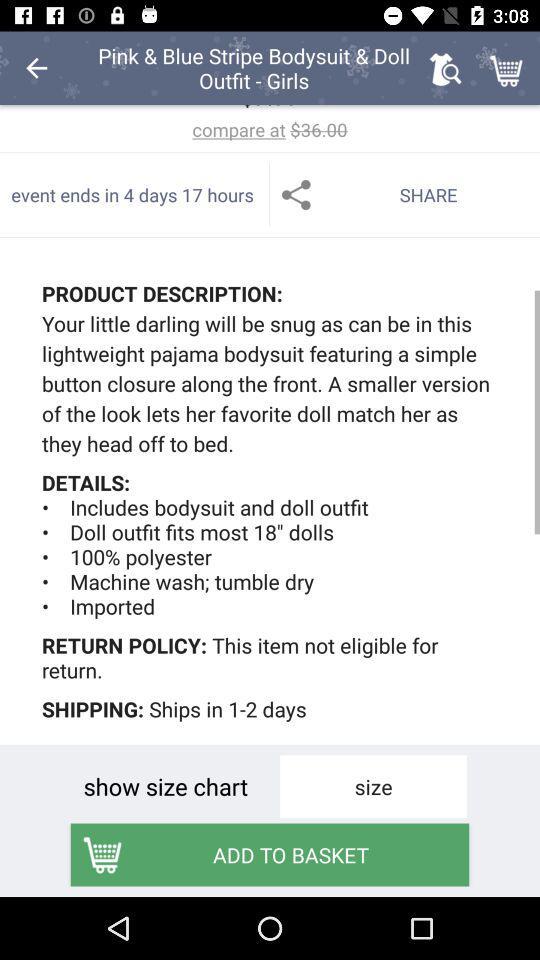  Describe the element at coordinates (405, 194) in the screenshot. I see `the share` at that location.